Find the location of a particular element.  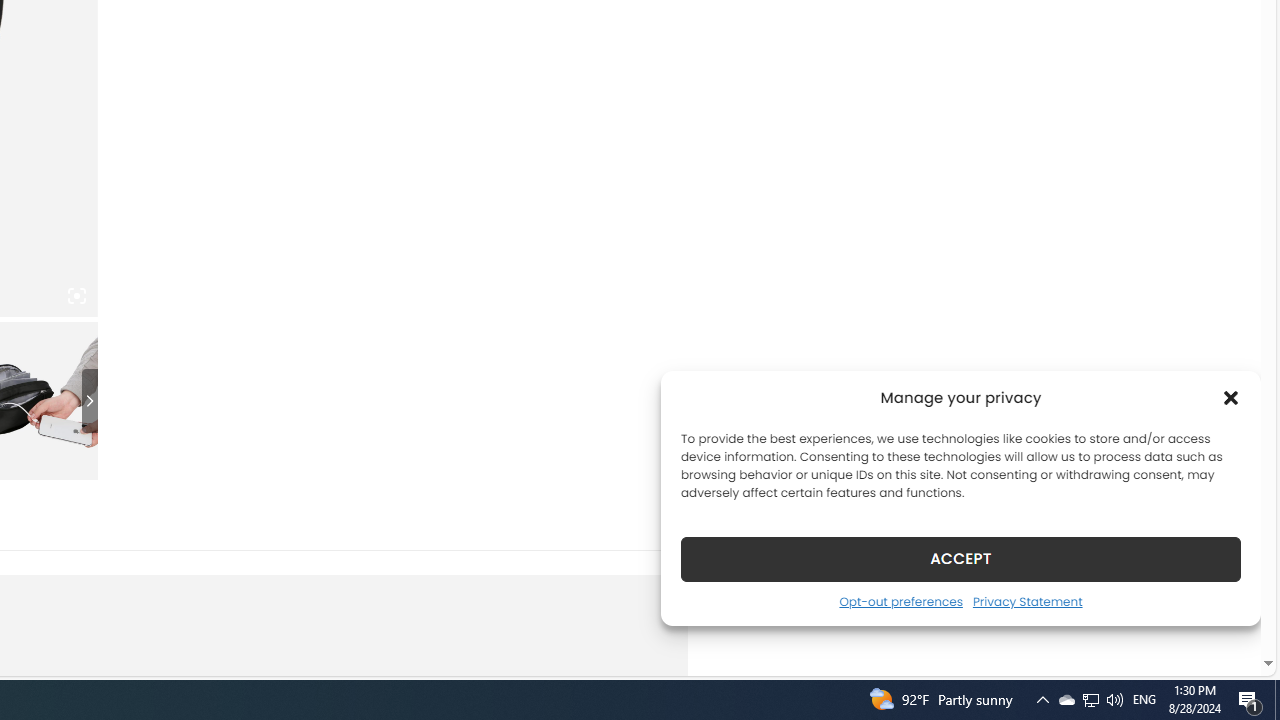

'Opt-out preferences' is located at coordinates (899, 600).